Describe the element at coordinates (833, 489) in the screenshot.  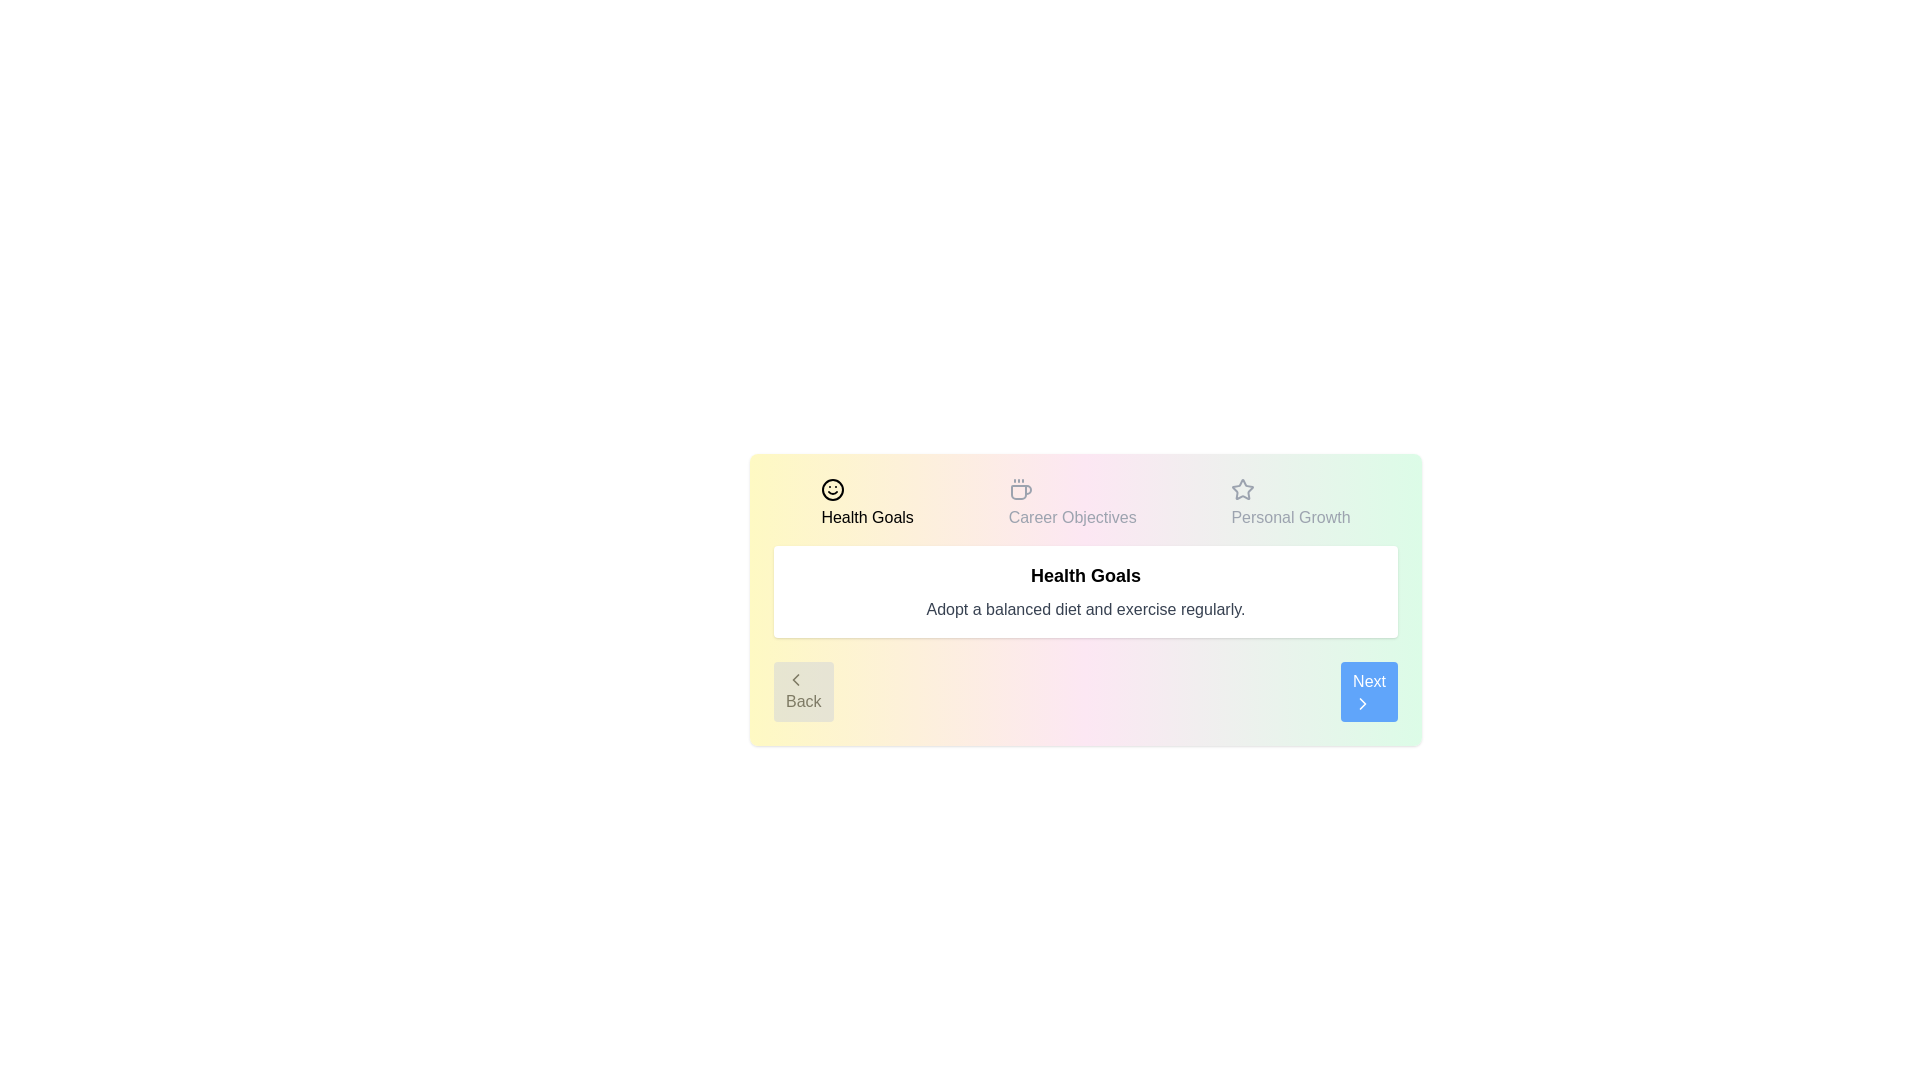
I see `the icon of the current step (Health Goals) to view its details` at that location.